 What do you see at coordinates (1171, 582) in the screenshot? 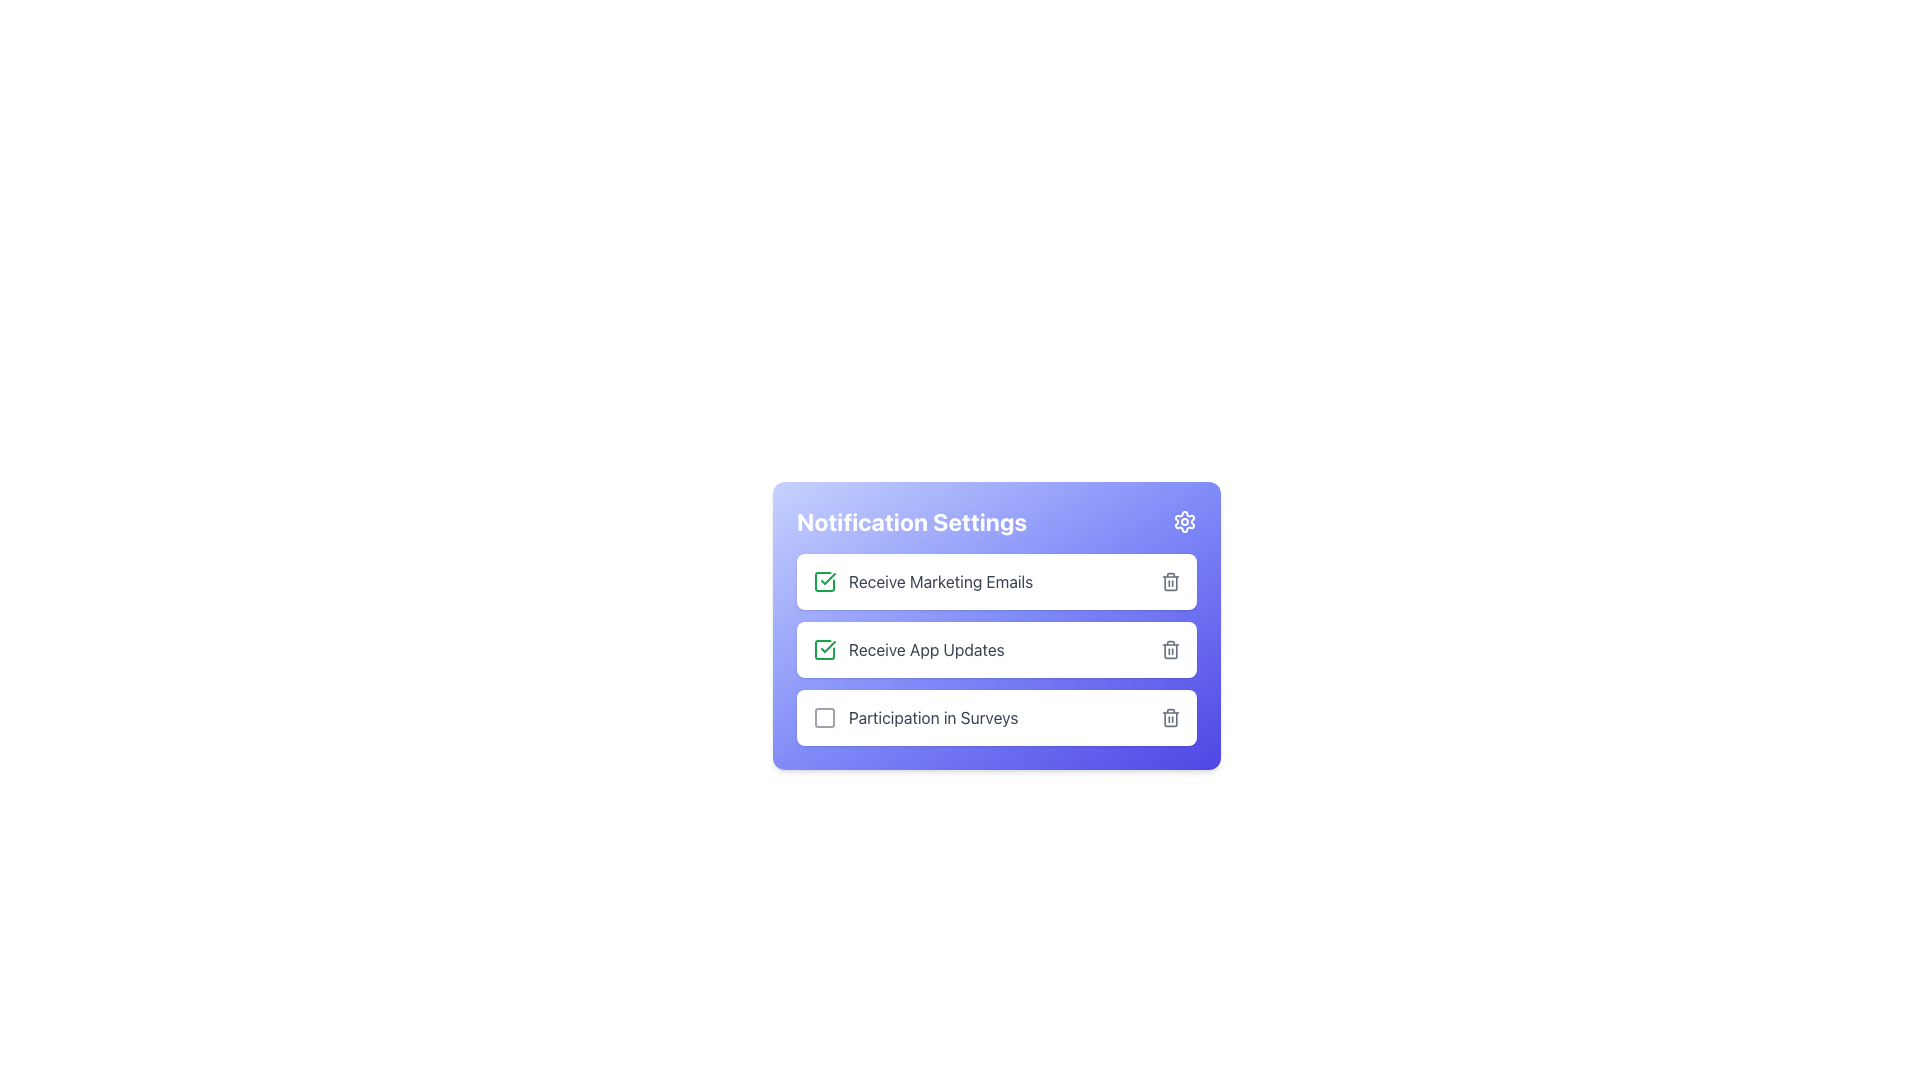
I see `the trash can icon delete button located in the topmost notification row labeled 'Receive Marketing Emails' on the right side` at bounding box center [1171, 582].